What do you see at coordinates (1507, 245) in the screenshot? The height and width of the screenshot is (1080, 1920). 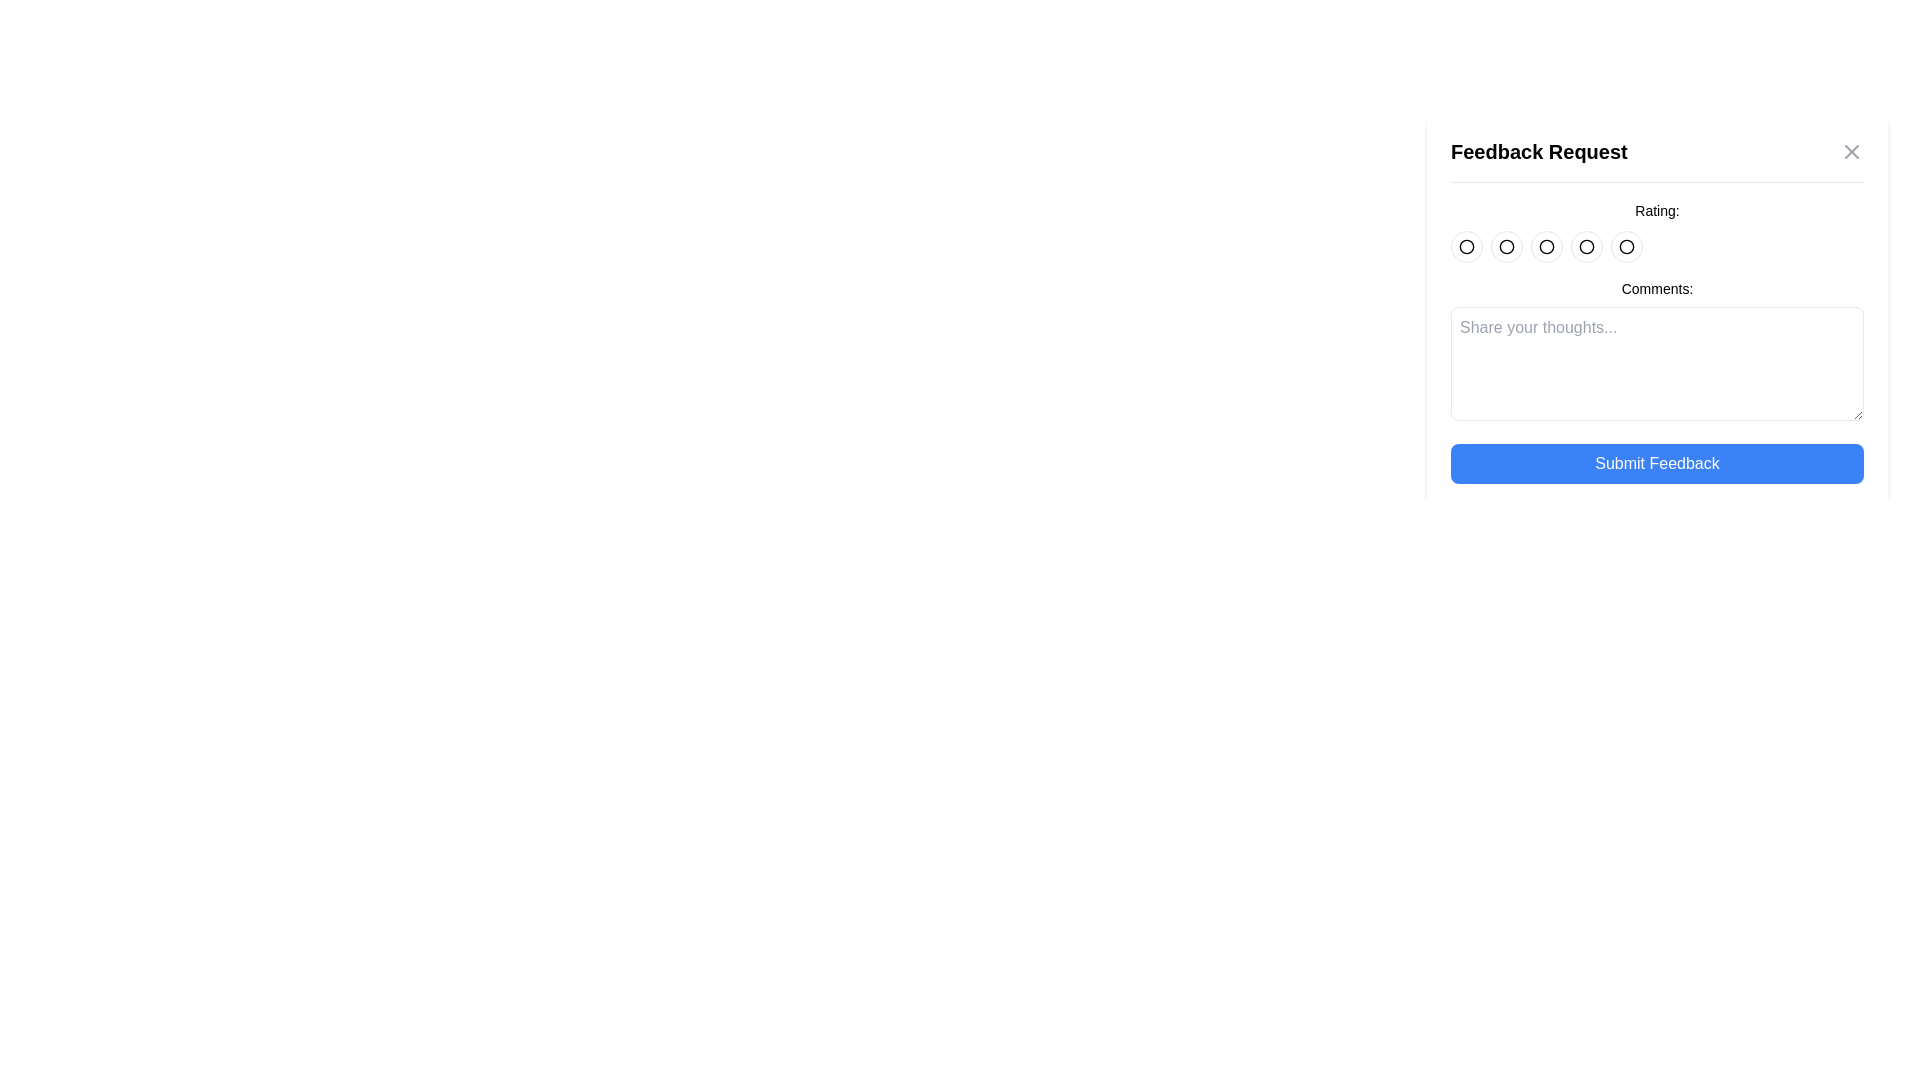 I see `the second radio button in the rating scale under the 'Rating:' label` at bounding box center [1507, 245].